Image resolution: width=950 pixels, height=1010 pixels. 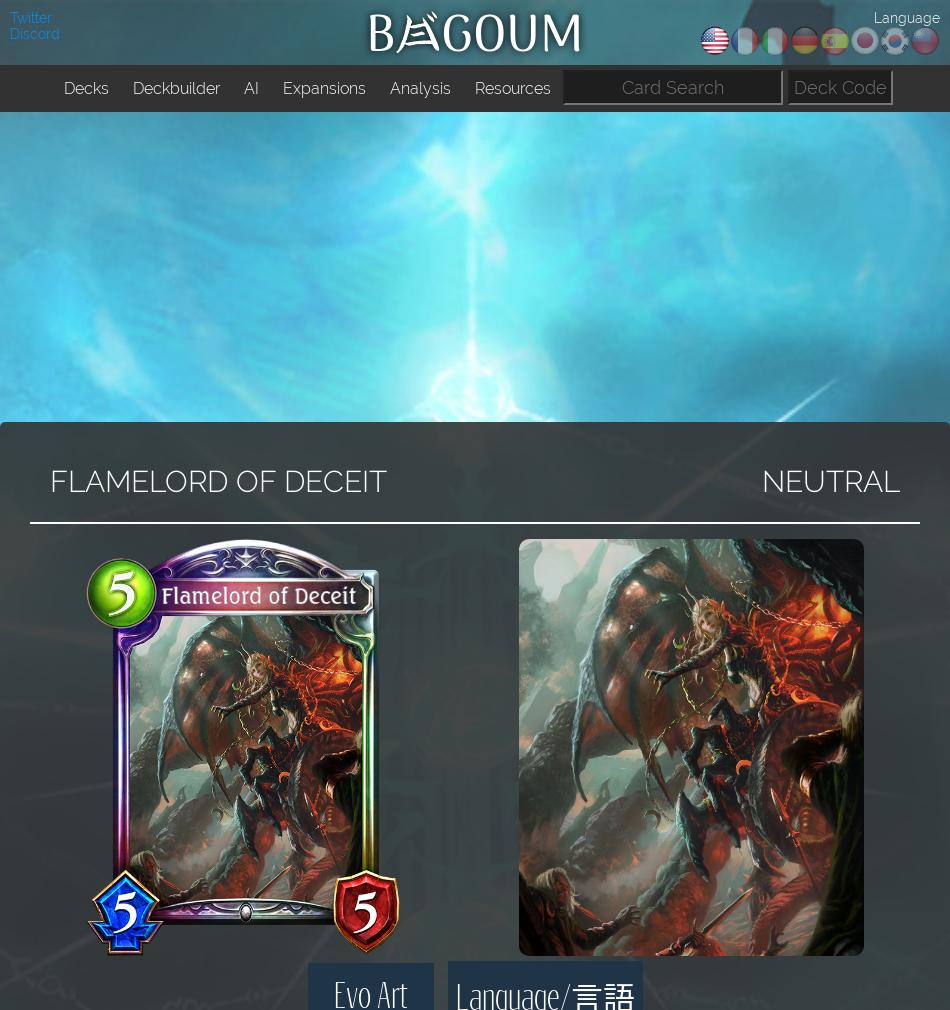 I want to click on 'Discord Bots', so click(x=522, y=391).